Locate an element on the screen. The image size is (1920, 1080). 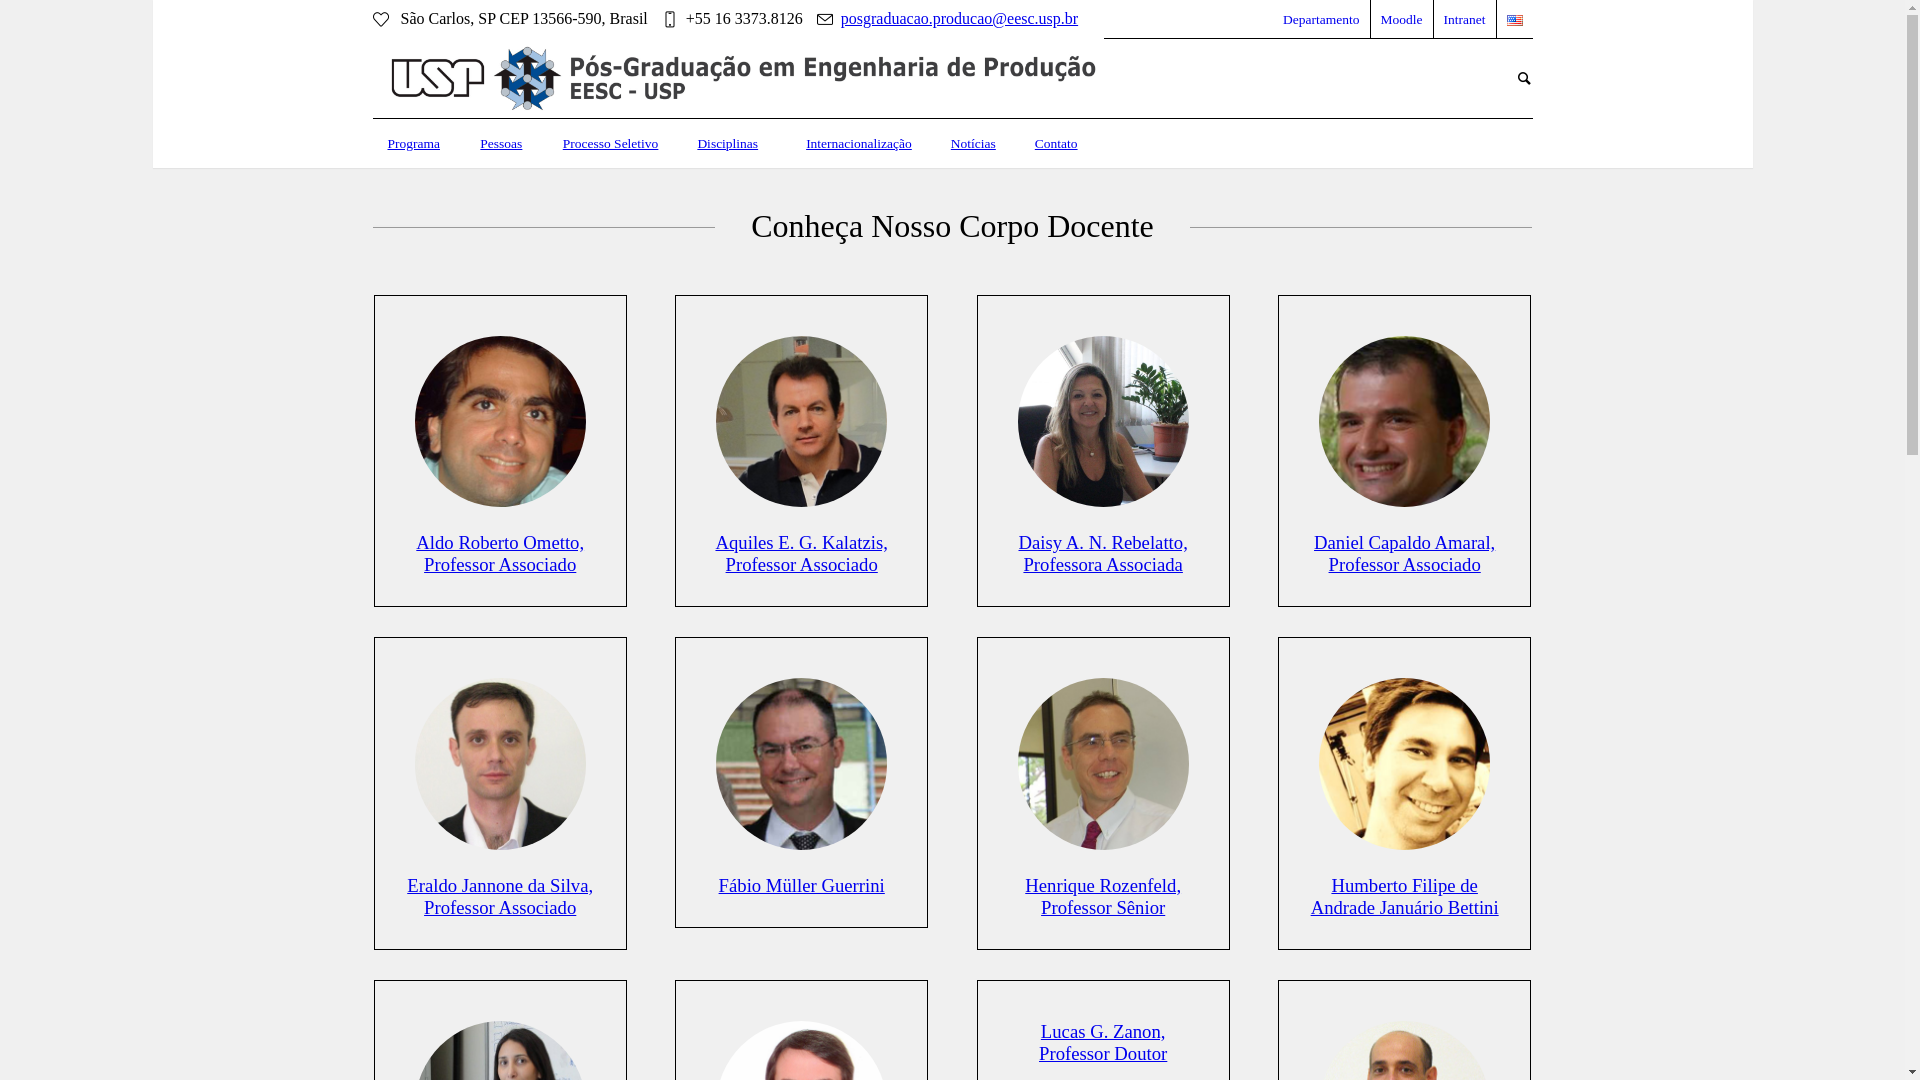
'posgraduacao.producao@eesc.usp.br' is located at coordinates (840, 18).